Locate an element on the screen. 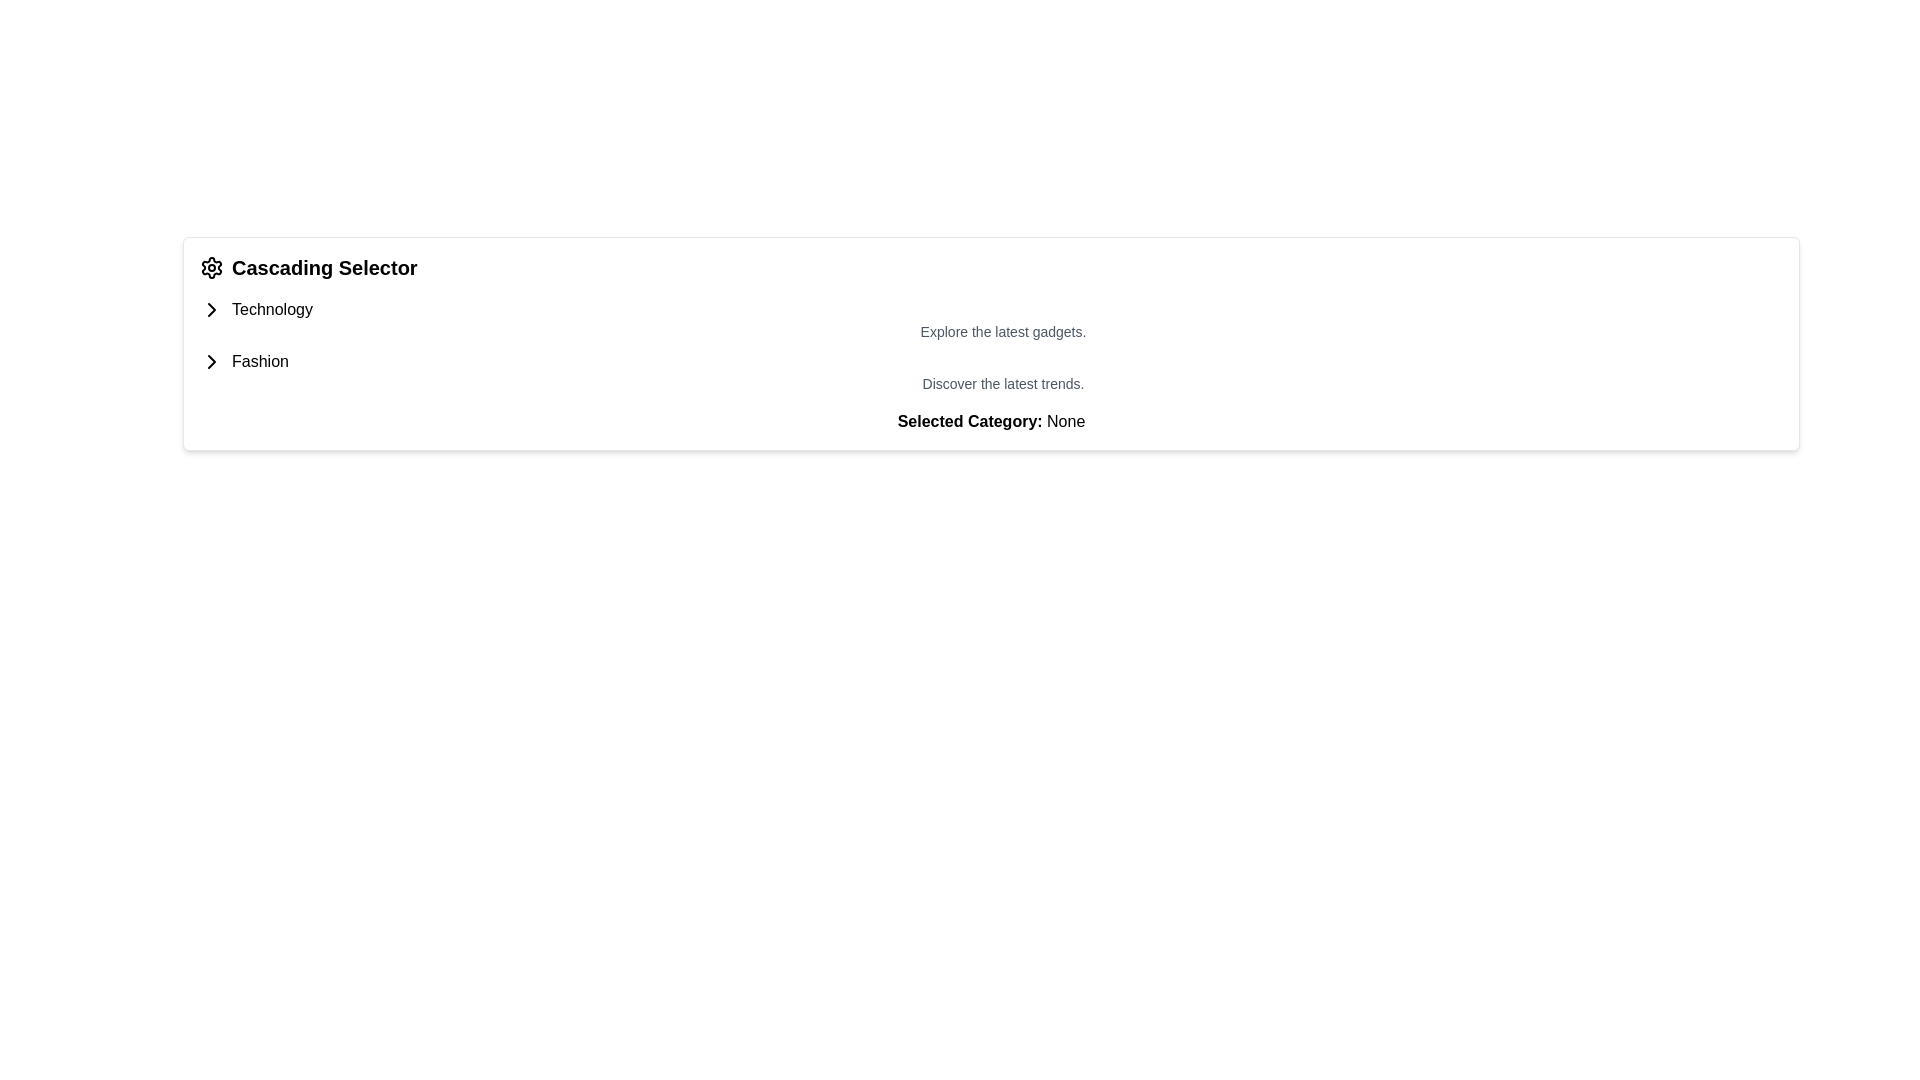 This screenshot has height=1080, width=1920. the static descriptive text displaying 'Discover the latest trends.' which is positioned beneath the 'Fashion' section is located at coordinates (991, 384).